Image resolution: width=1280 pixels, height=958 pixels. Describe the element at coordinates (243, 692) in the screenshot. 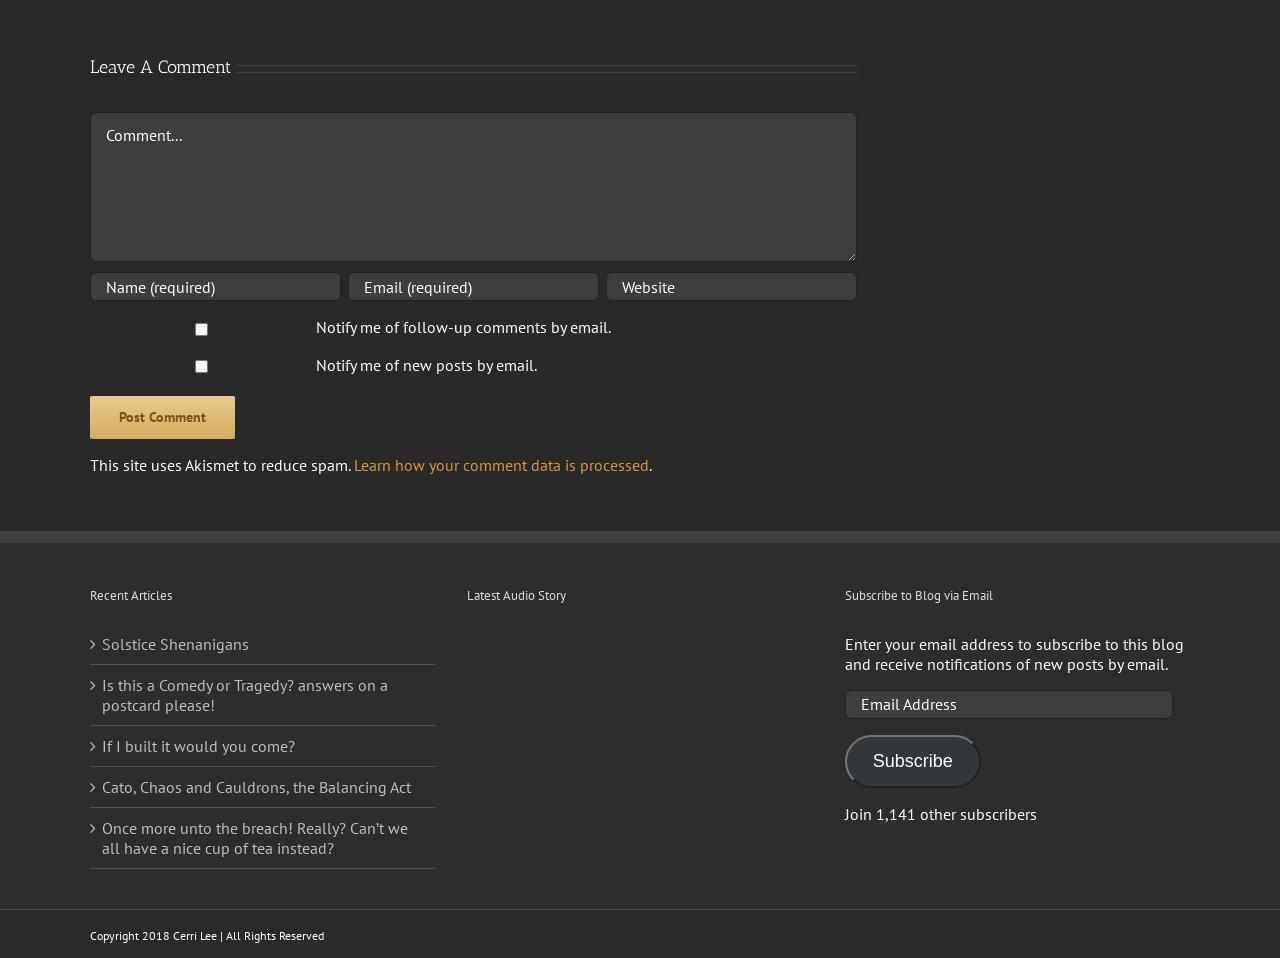

I see `'Is this a Comedy or Tragedy? answers on a postcard please!'` at that location.